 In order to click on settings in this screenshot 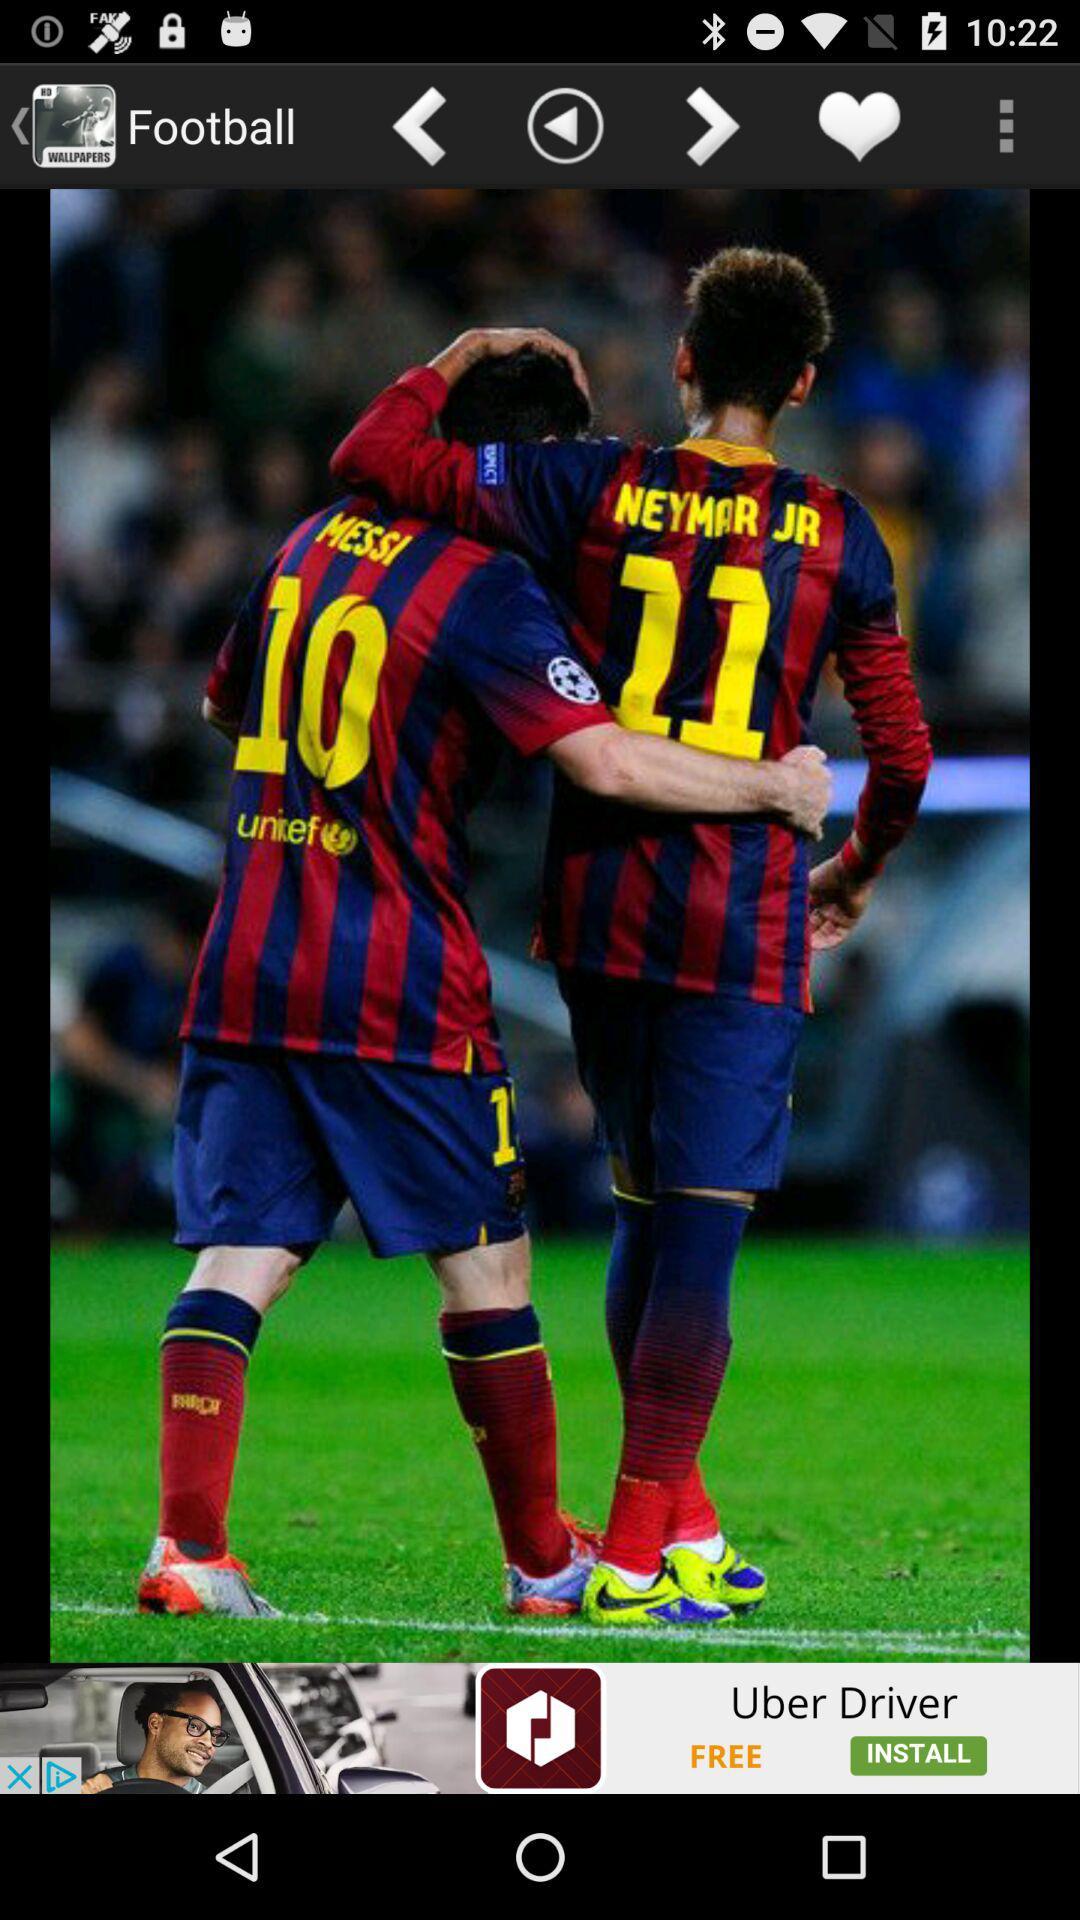, I will do `click(1006, 124)`.